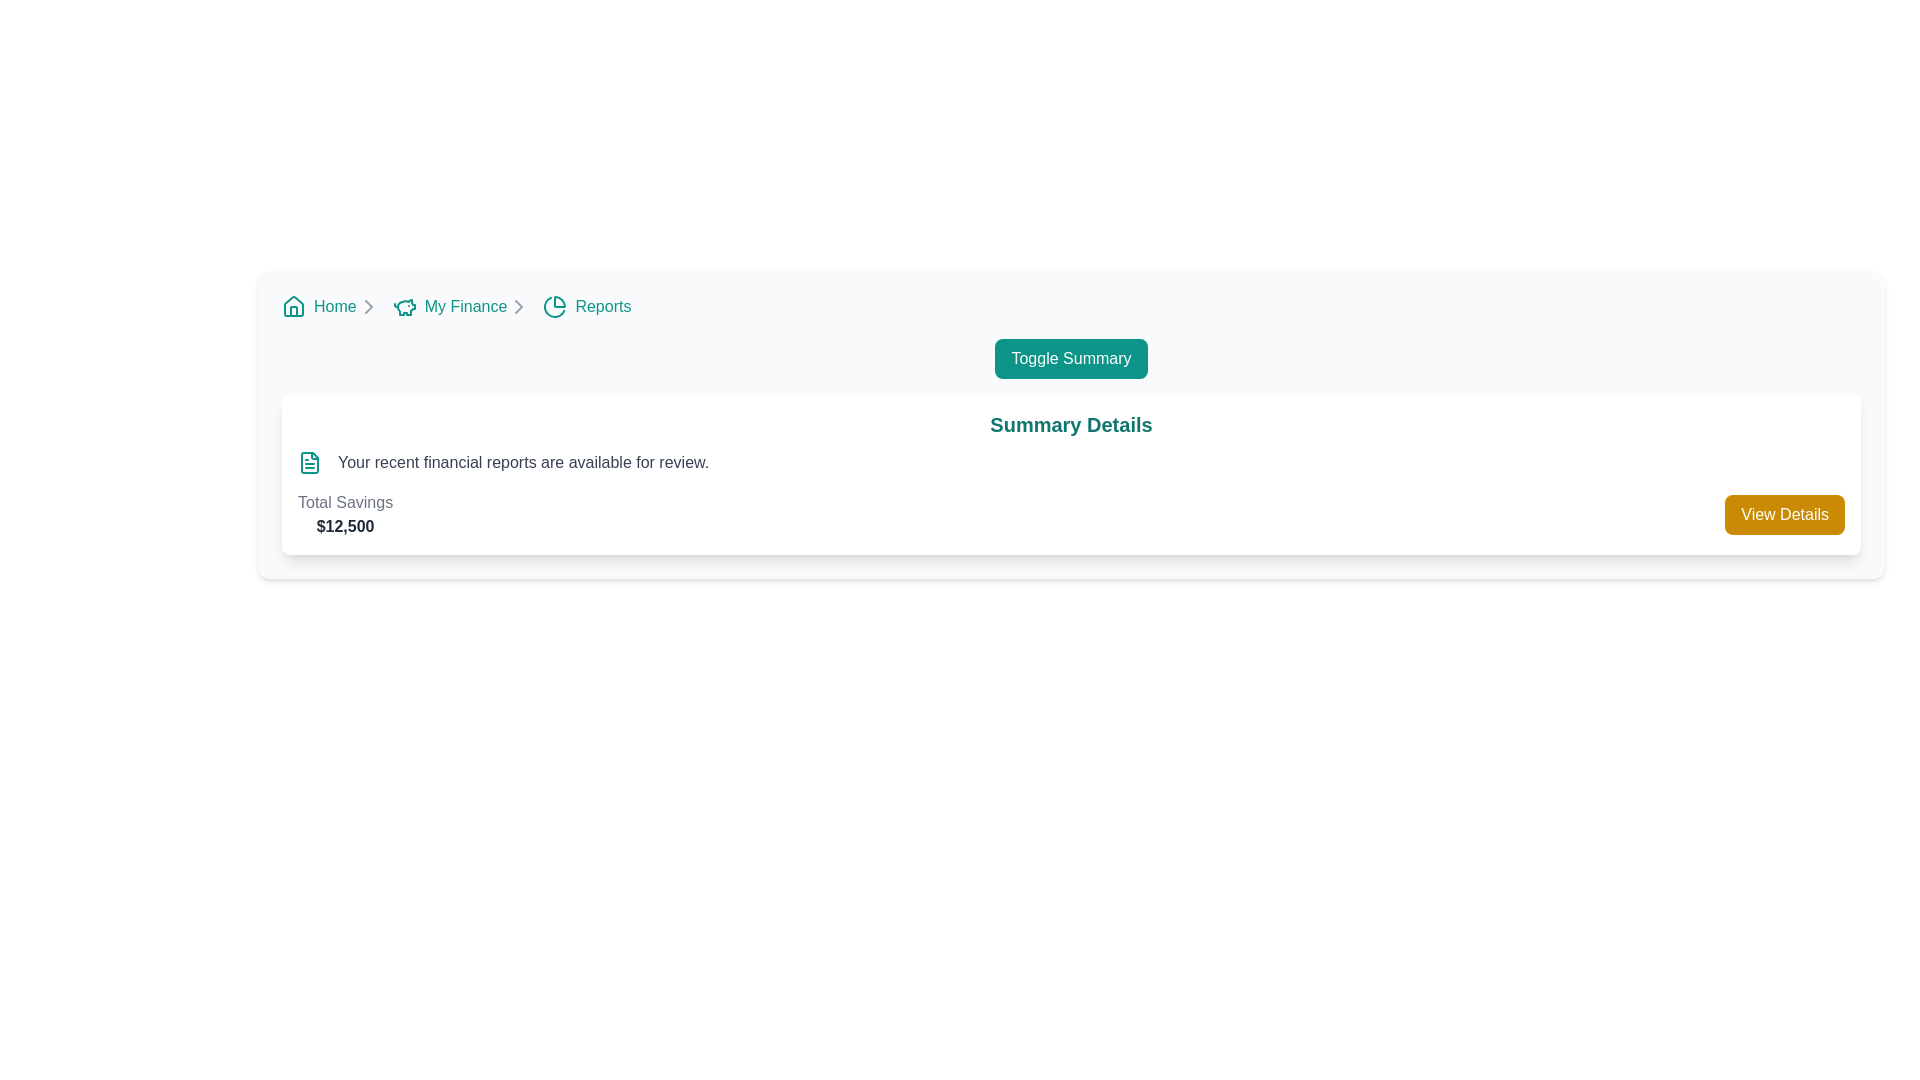  I want to click on the visual separator icon located in the breadcrumb navigation bar between 'My Finance' and 'Reports', so click(368, 307).